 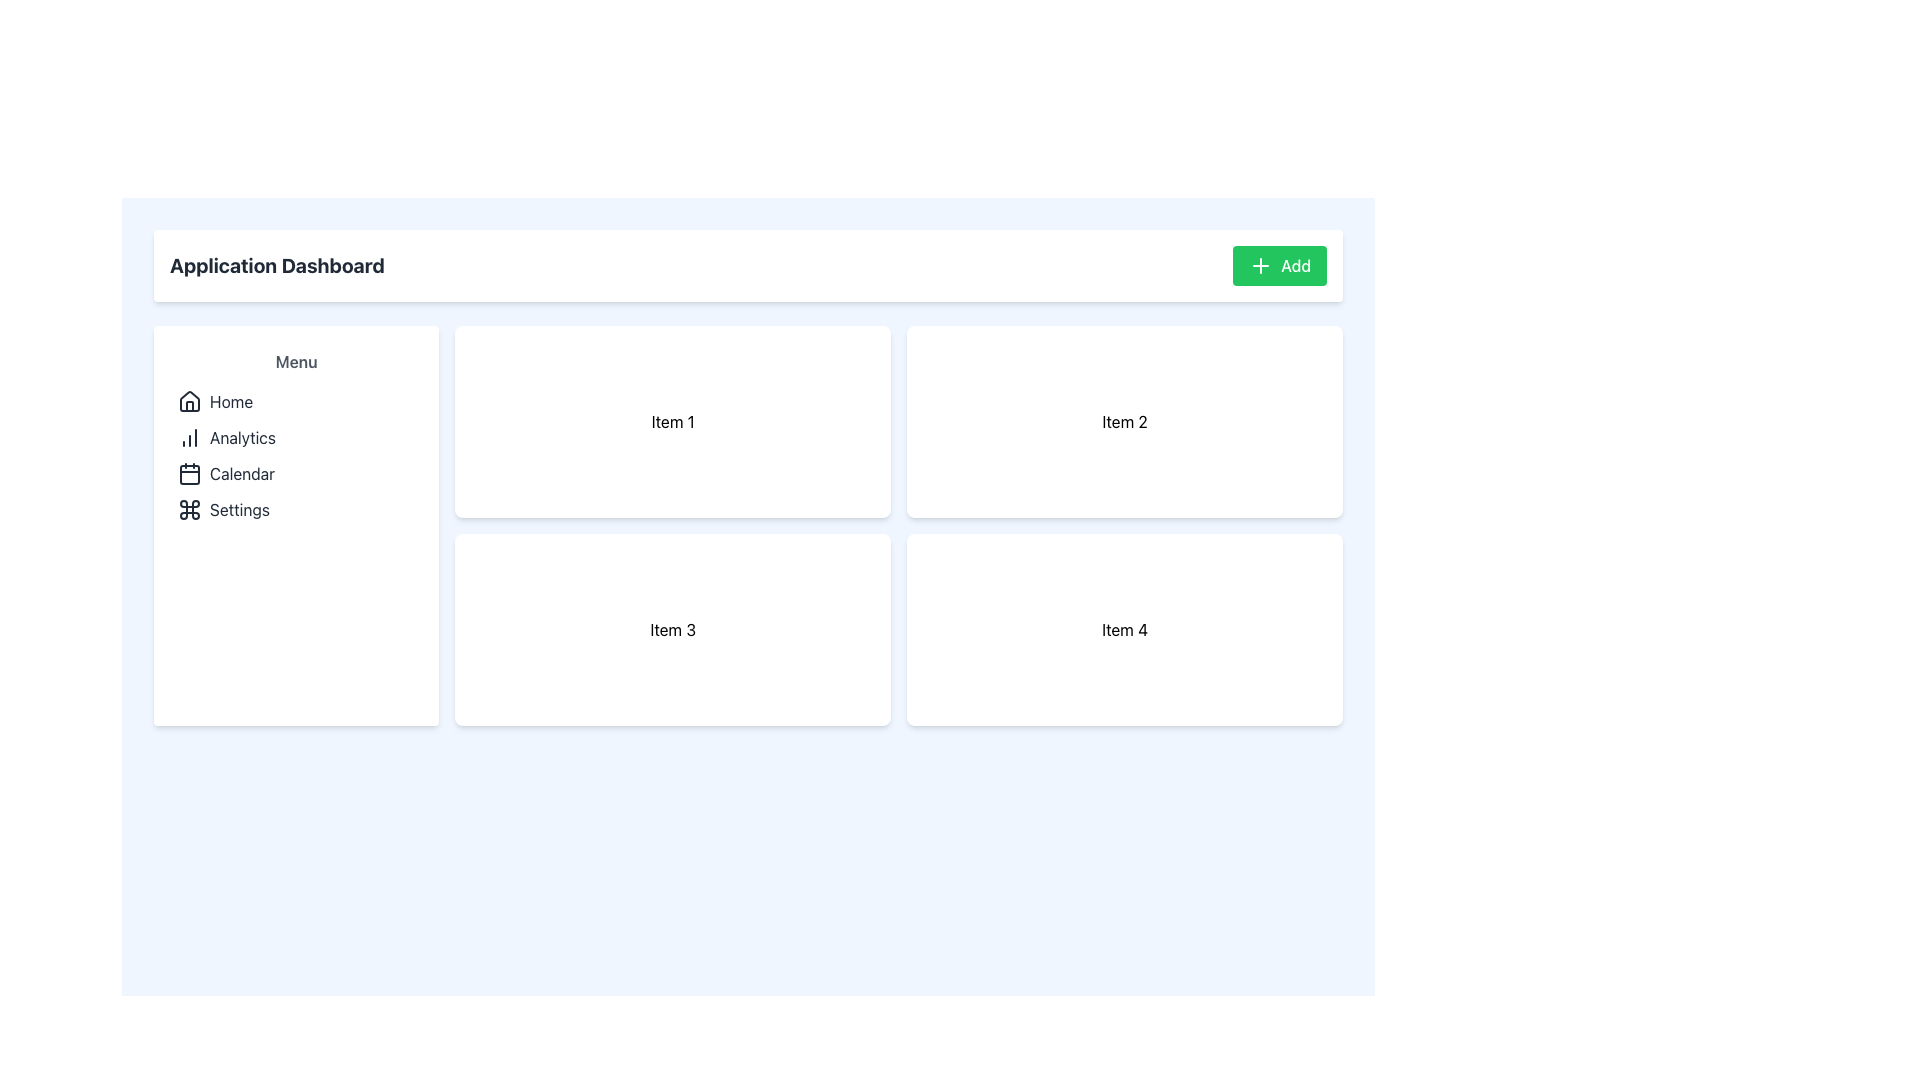 What do you see at coordinates (190, 474) in the screenshot?
I see `the styling of the calendar icon located in the sidebar menu, which is the third item in the navigation list` at bounding box center [190, 474].